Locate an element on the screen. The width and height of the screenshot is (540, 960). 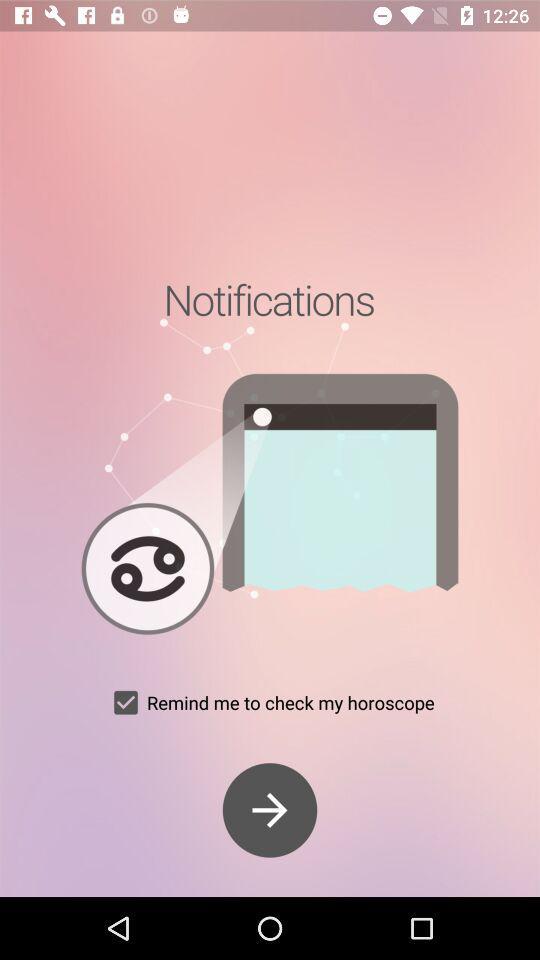
proceed is located at coordinates (270, 810).